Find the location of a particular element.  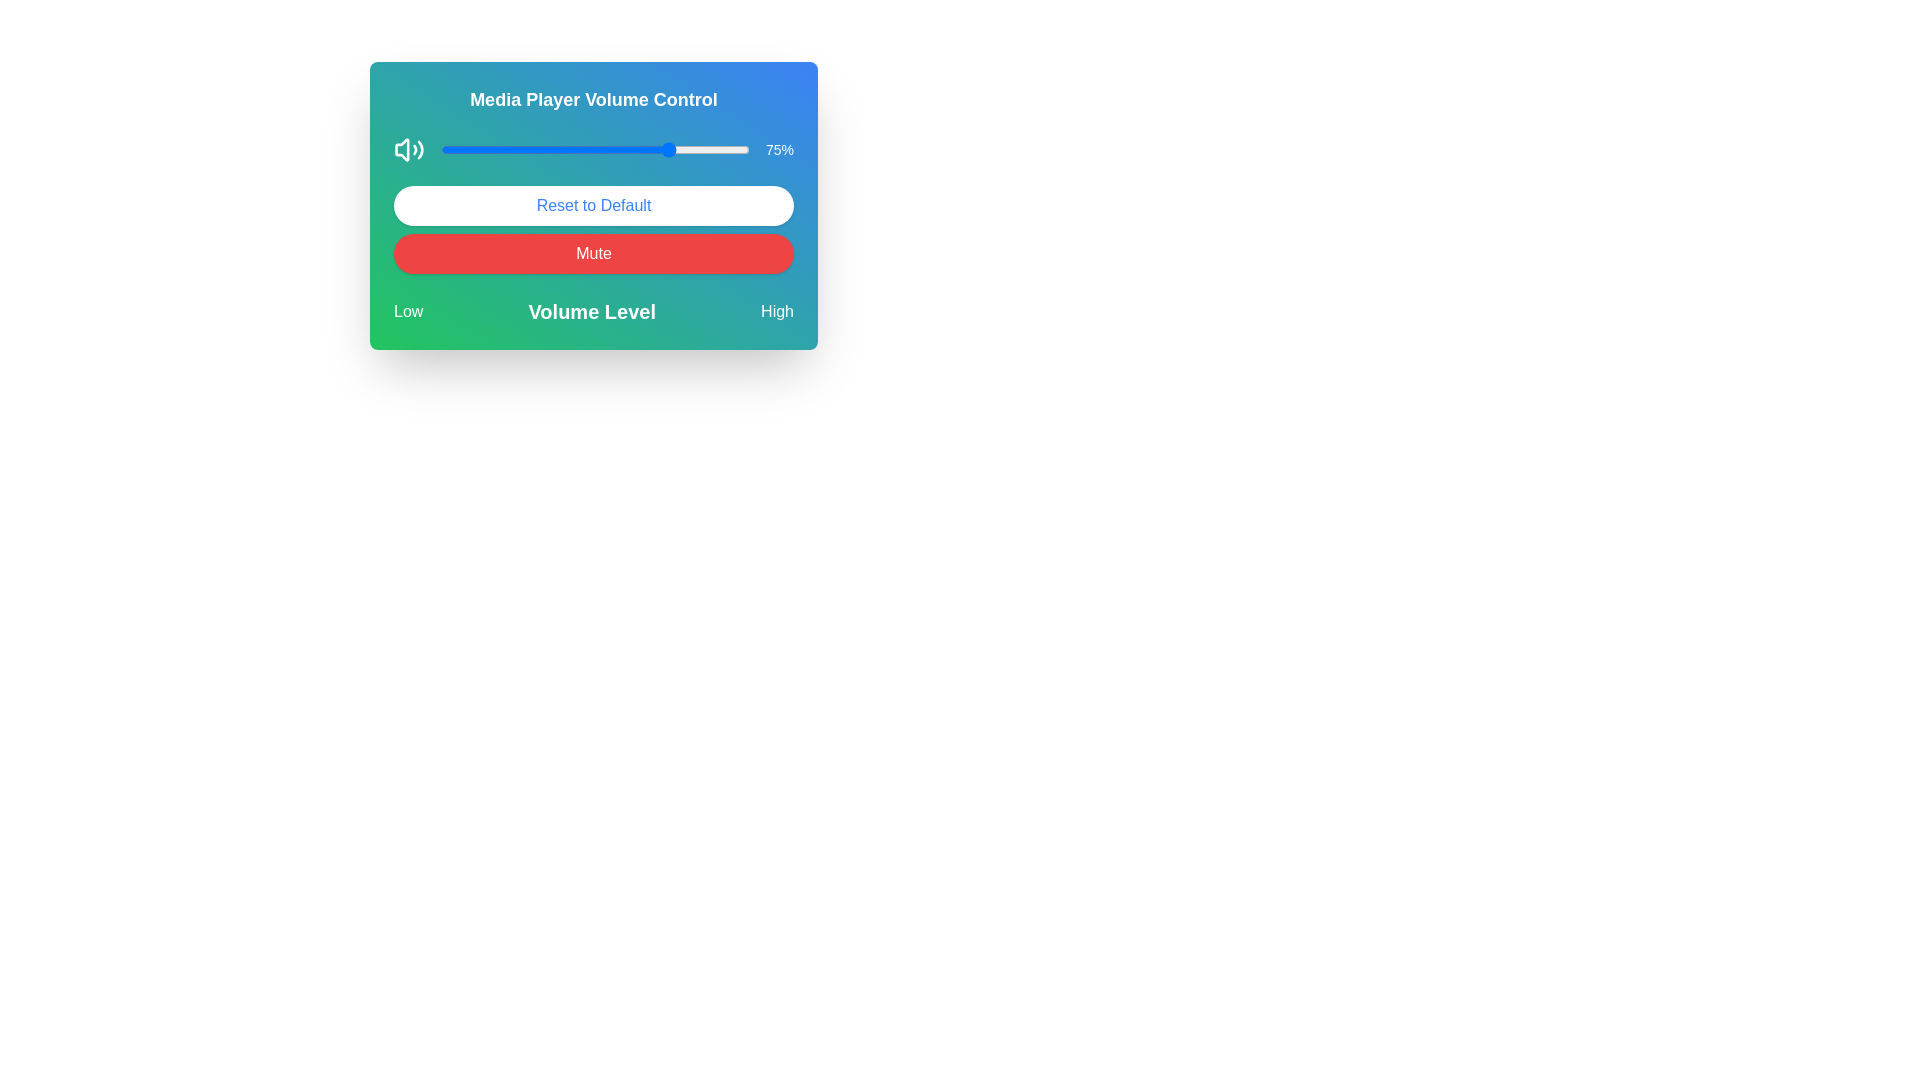

the volume is located at coordinates (700, 149).